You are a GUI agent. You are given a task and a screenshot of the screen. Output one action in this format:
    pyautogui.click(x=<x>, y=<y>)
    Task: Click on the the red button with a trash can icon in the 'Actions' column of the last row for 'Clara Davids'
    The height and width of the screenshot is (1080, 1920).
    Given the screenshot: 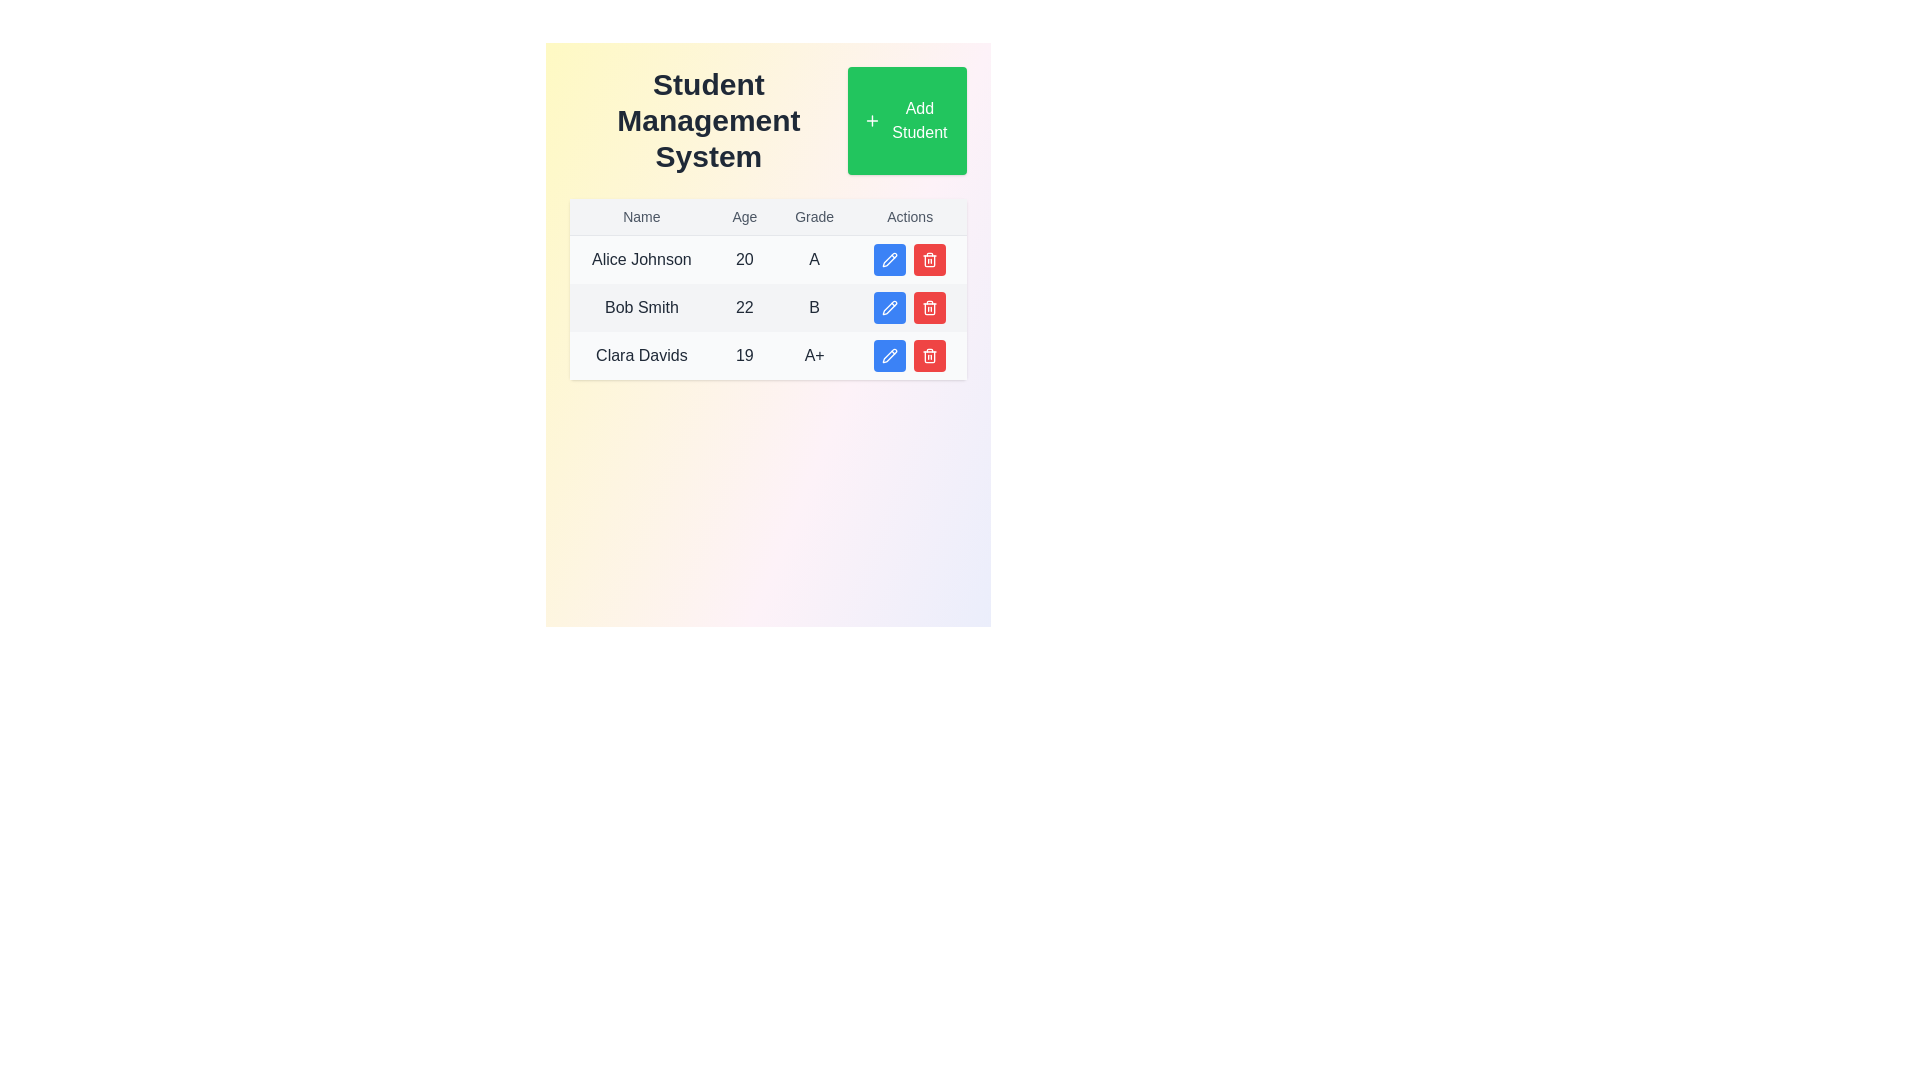 What is the action you would take?
    pyautogui.click(x=929, y=354)
    